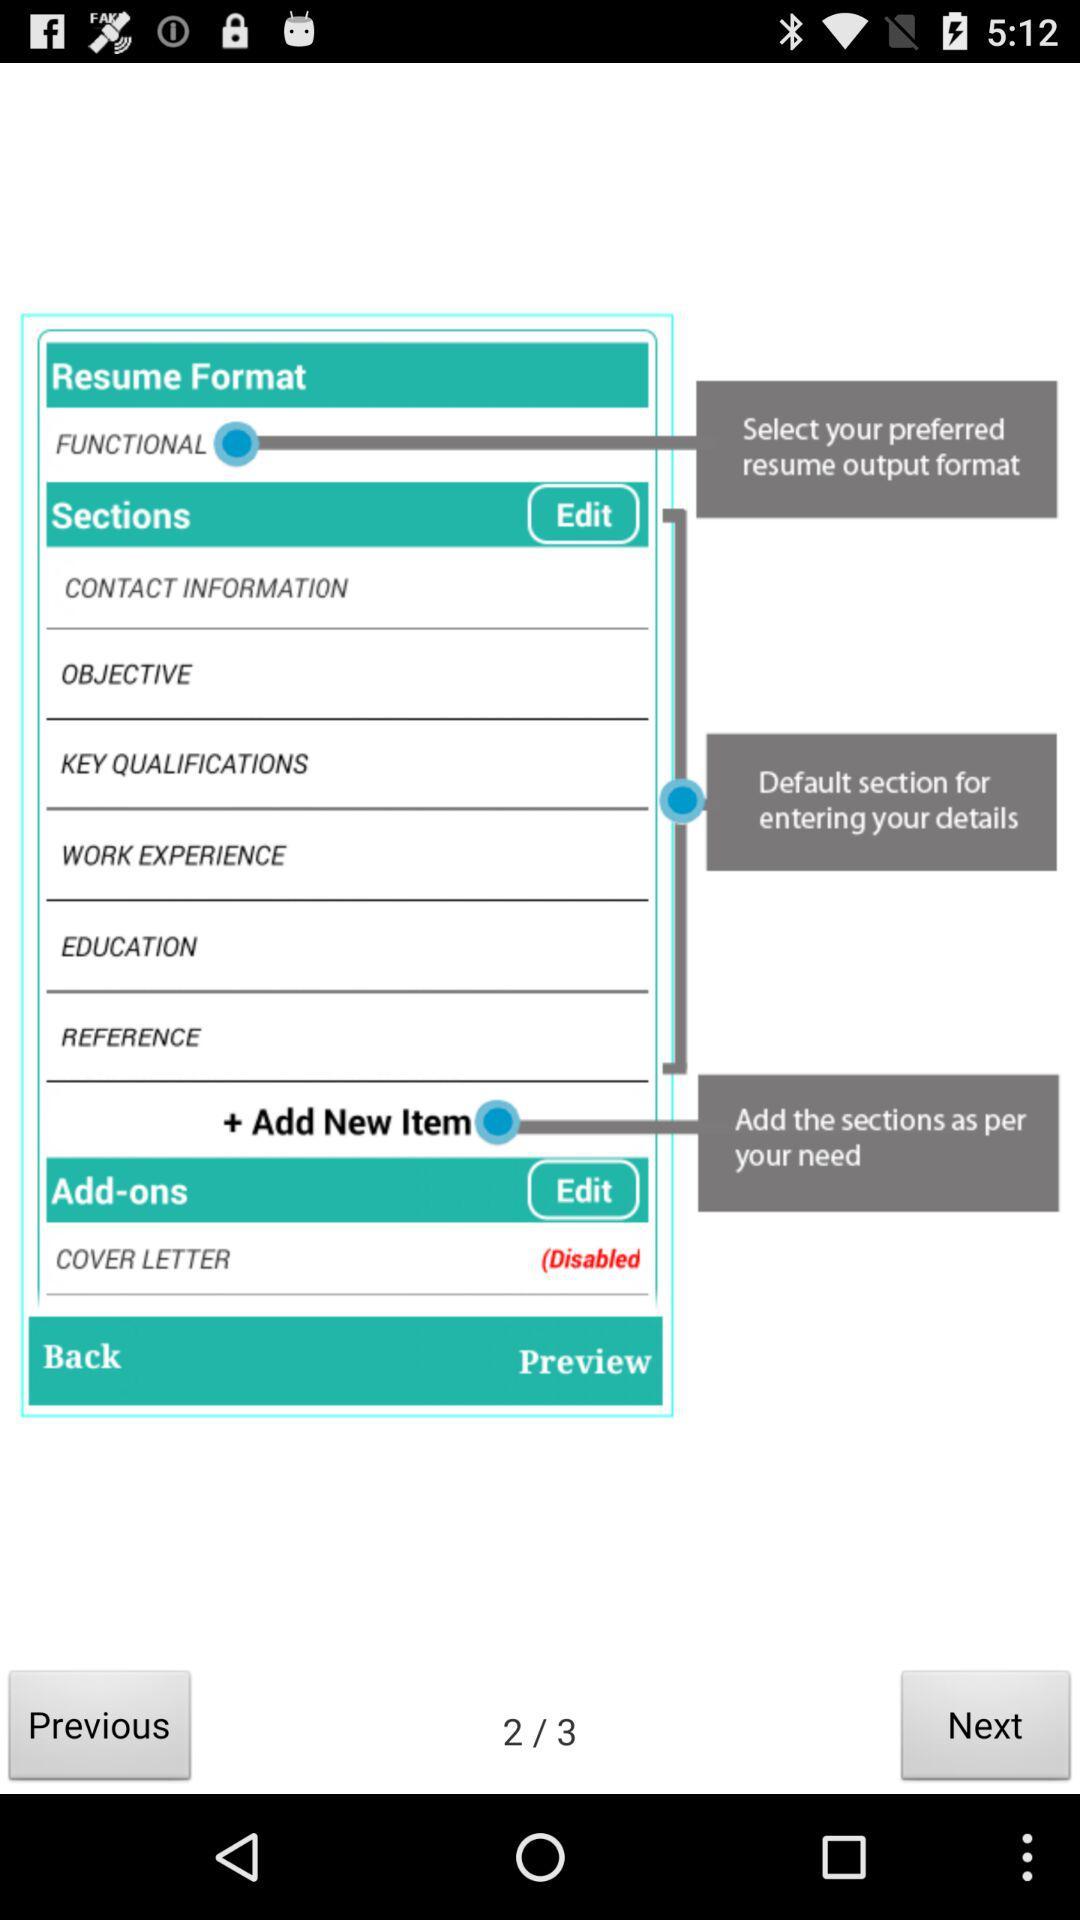 The width and height of the screenshot is (1080, 1920). I want to click on item at the bottom left corner, so click(100, 1730).